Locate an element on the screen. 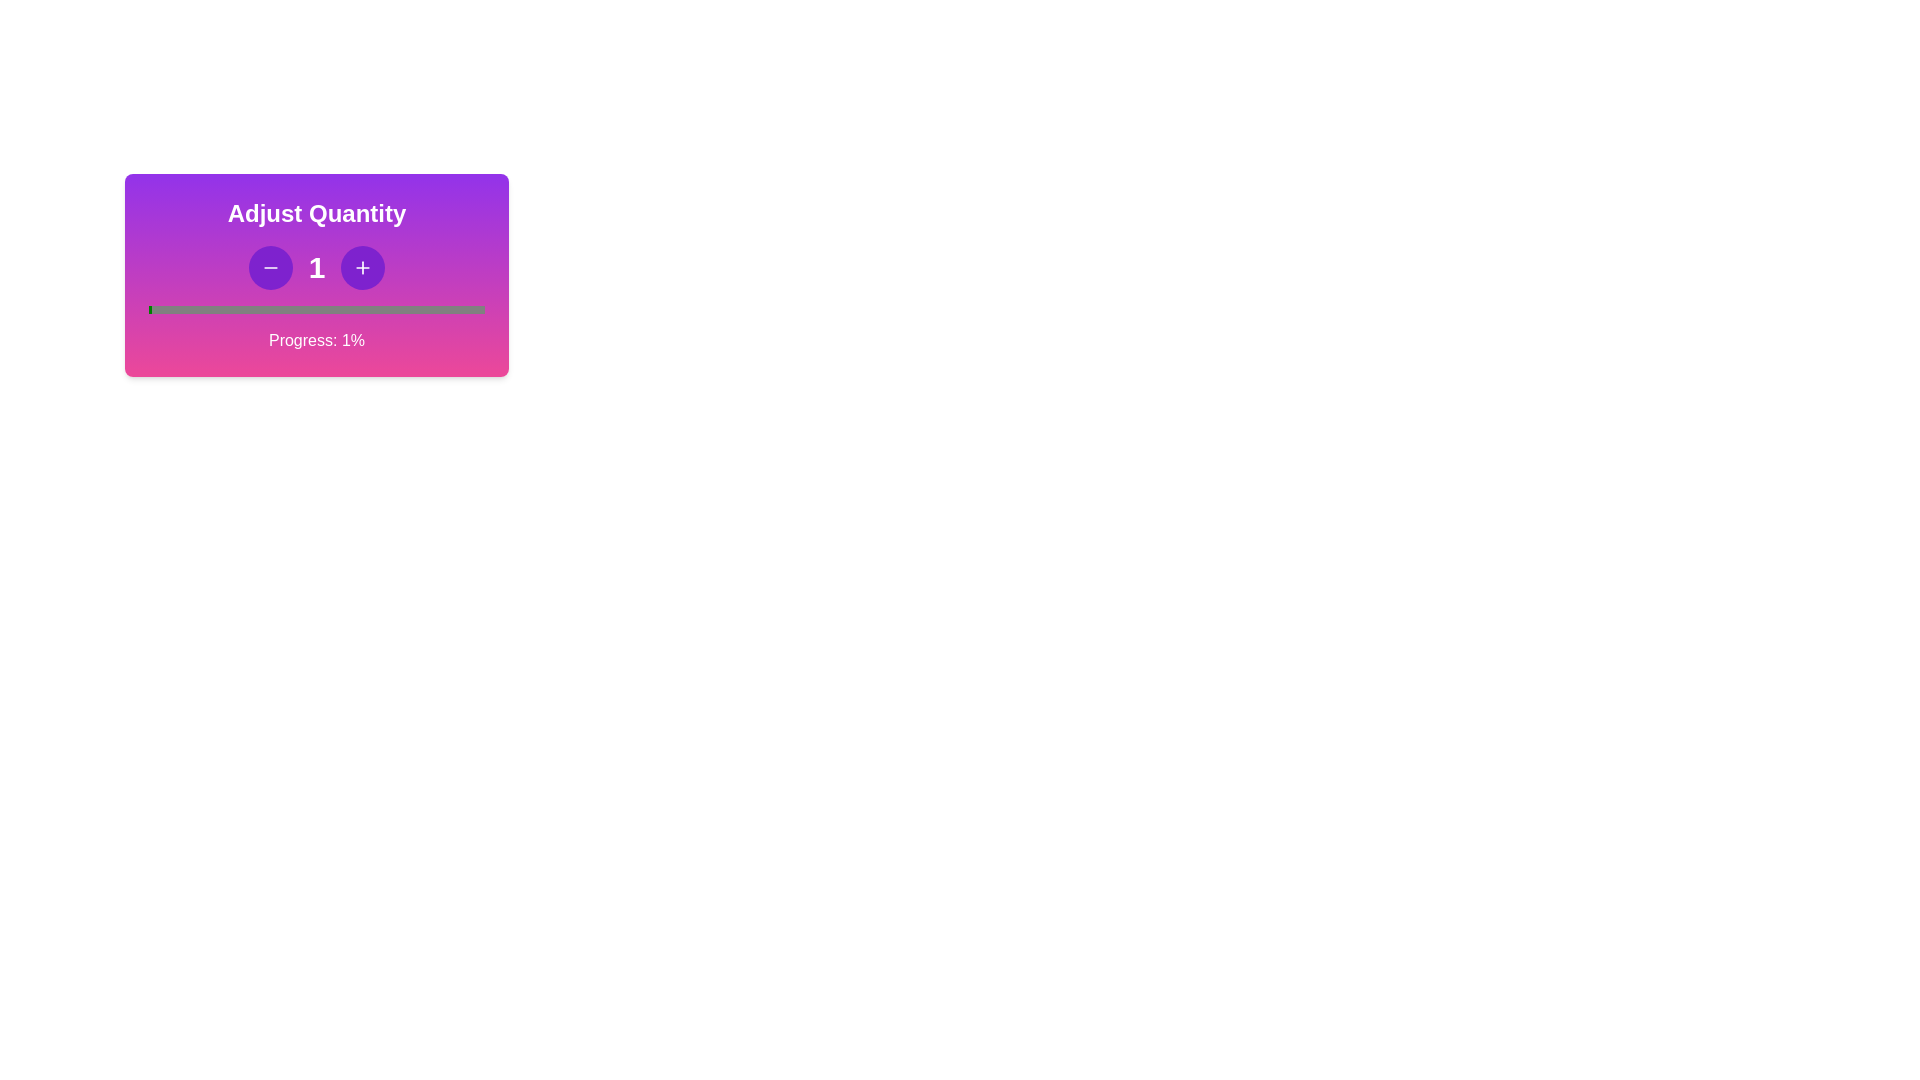 The width and height of the screenshot is (1920, 1080). the 'minus' icon located within the circular button to the left of the numeric value '1' in the 'Adjust Quantity' section is located at coordinates (269, 266).